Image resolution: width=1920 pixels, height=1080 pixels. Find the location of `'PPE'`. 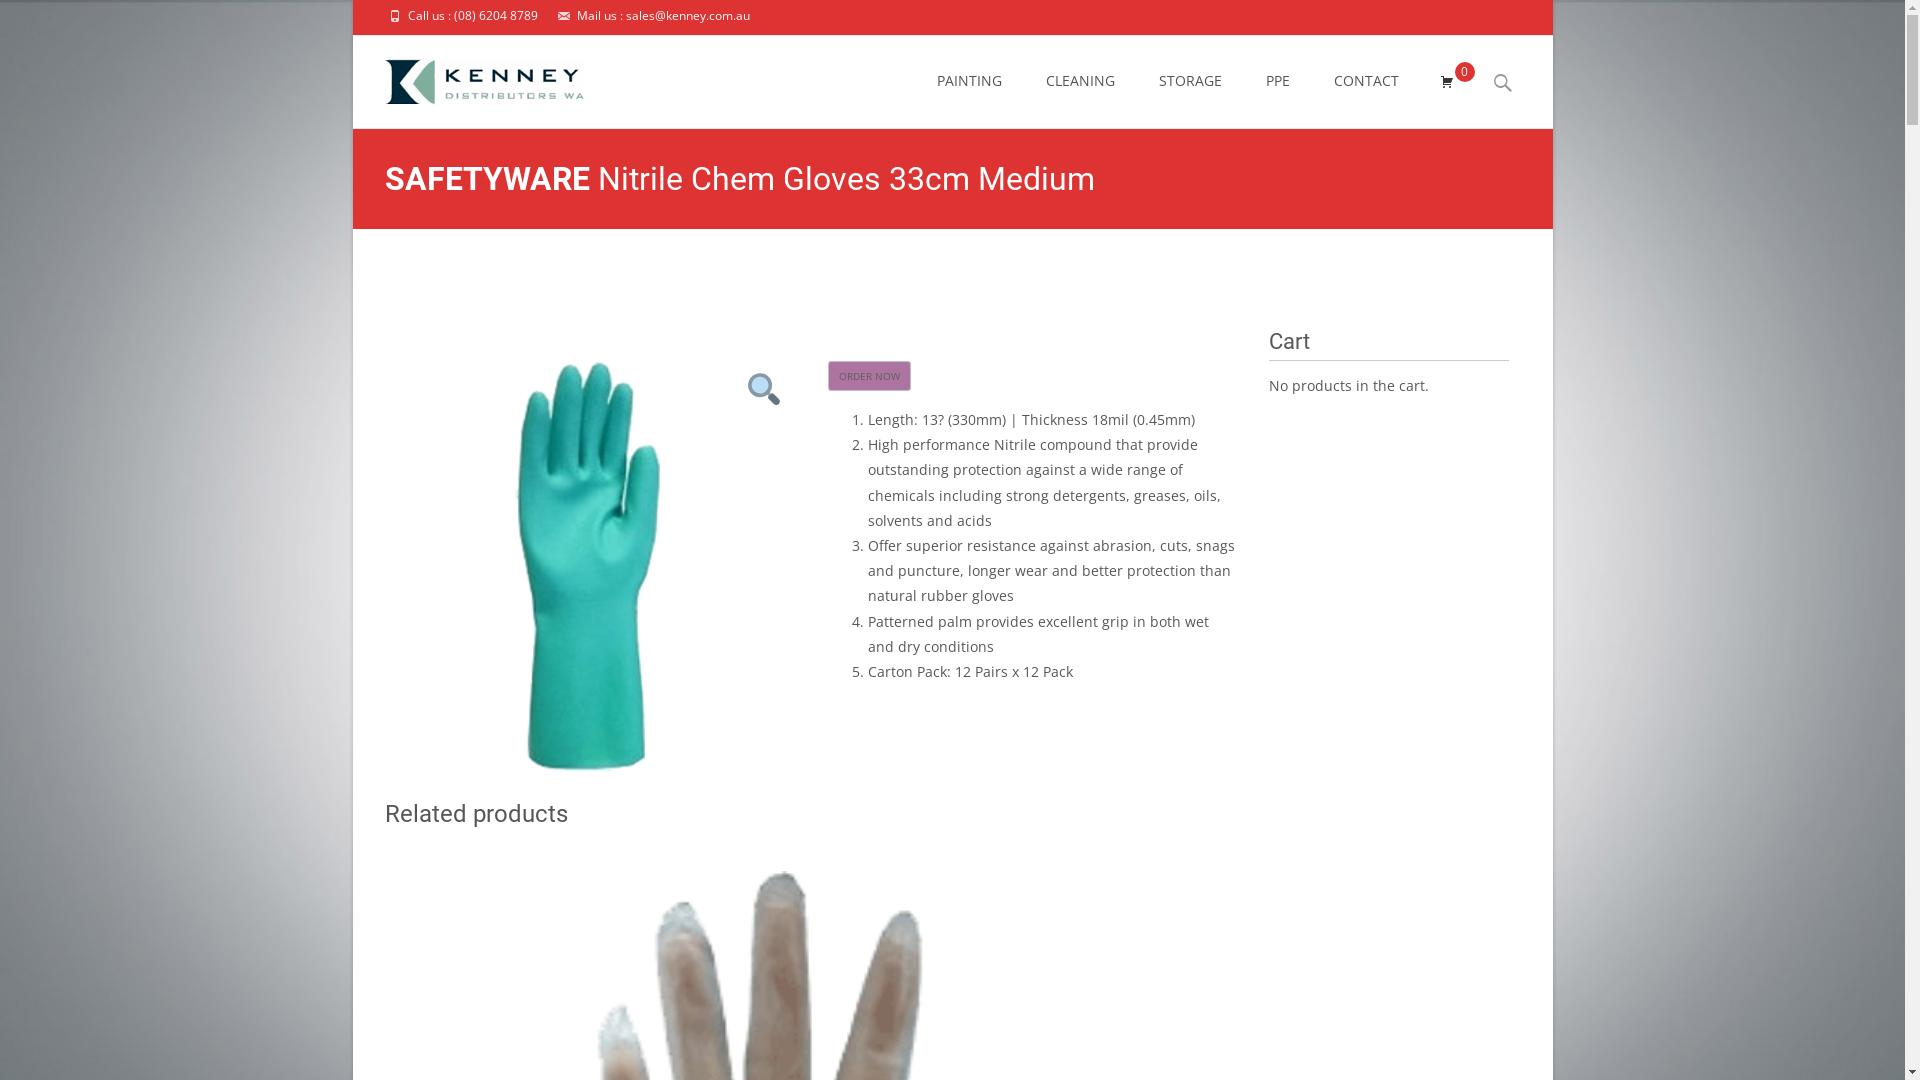

'PPE' is located at coordinates (1094, 278).